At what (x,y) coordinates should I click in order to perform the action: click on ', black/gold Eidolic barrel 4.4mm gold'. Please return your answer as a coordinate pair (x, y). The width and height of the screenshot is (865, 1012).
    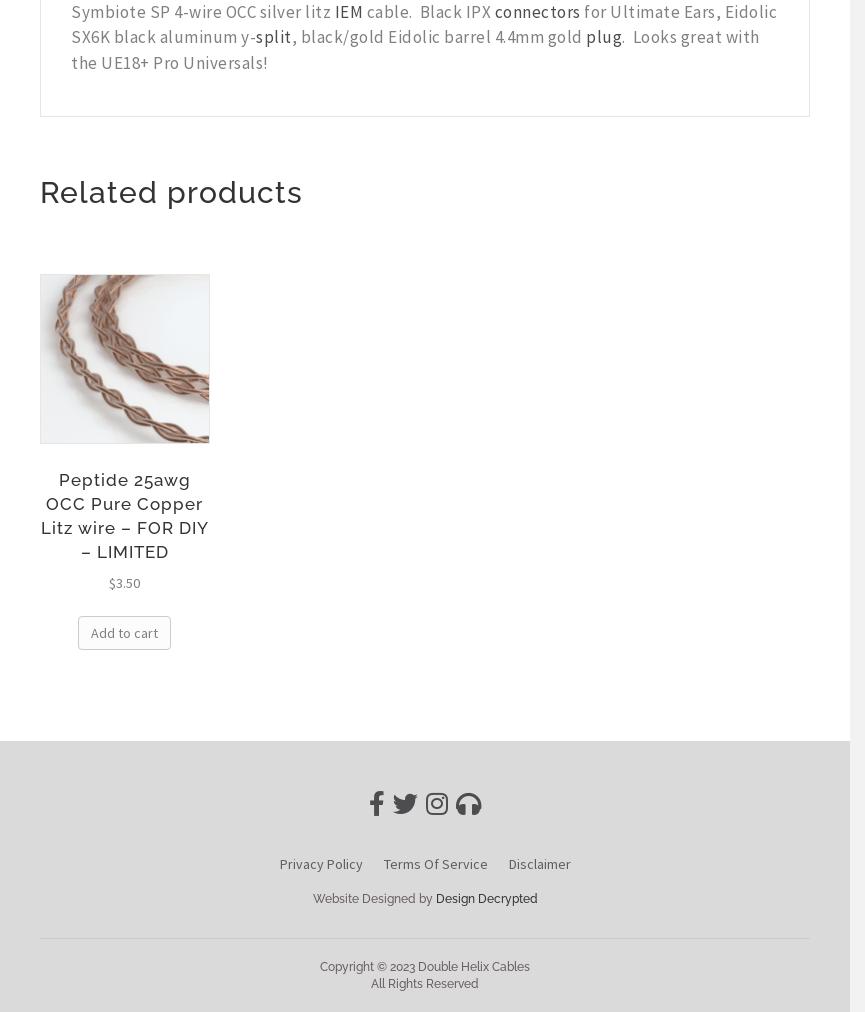
    Looking at the image, I should click on (437, 36).